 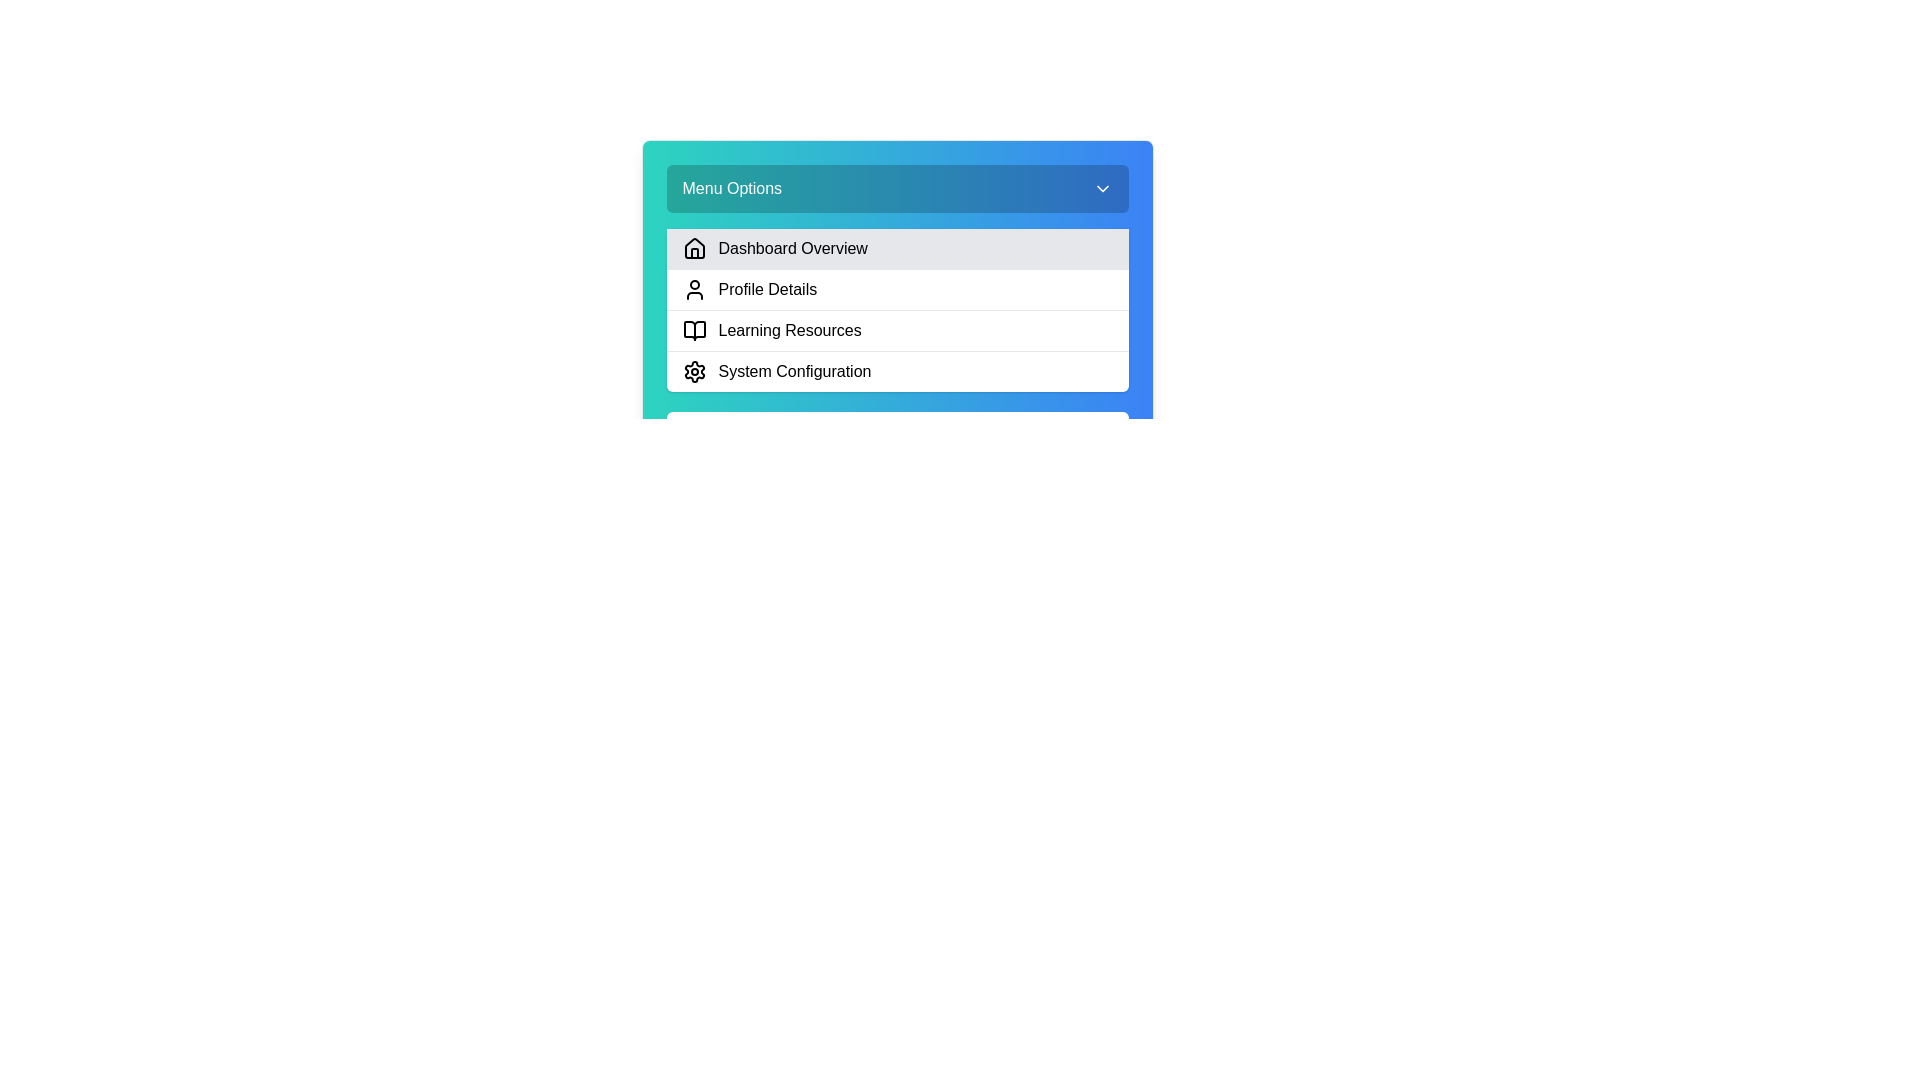 What do you see at coordinates (694, 371) in the screenshot?
I see `the gear icon associated with the 'System Configuration' text label in the menu, which is the leftmost component of the entry` at bounding box center [694, 371].